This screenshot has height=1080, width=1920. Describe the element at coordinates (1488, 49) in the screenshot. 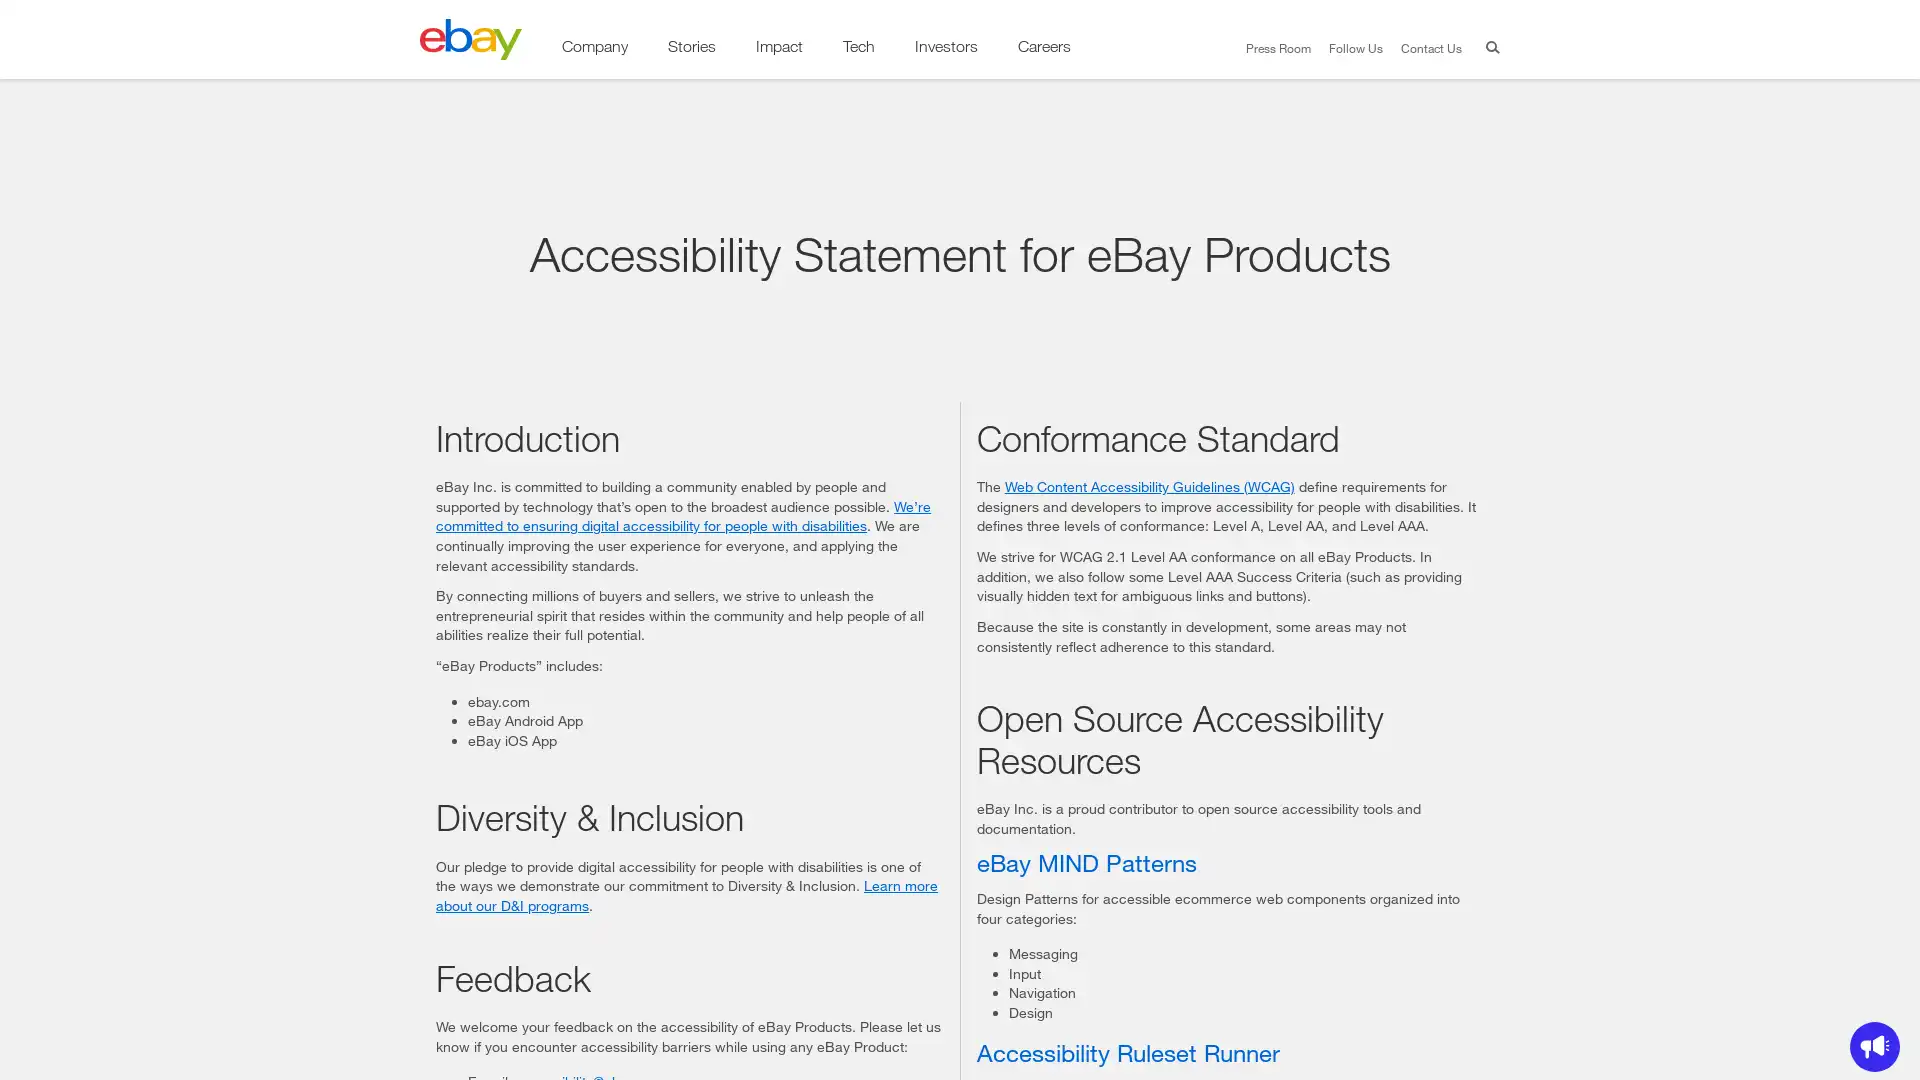

I see `Search Website` at that location.